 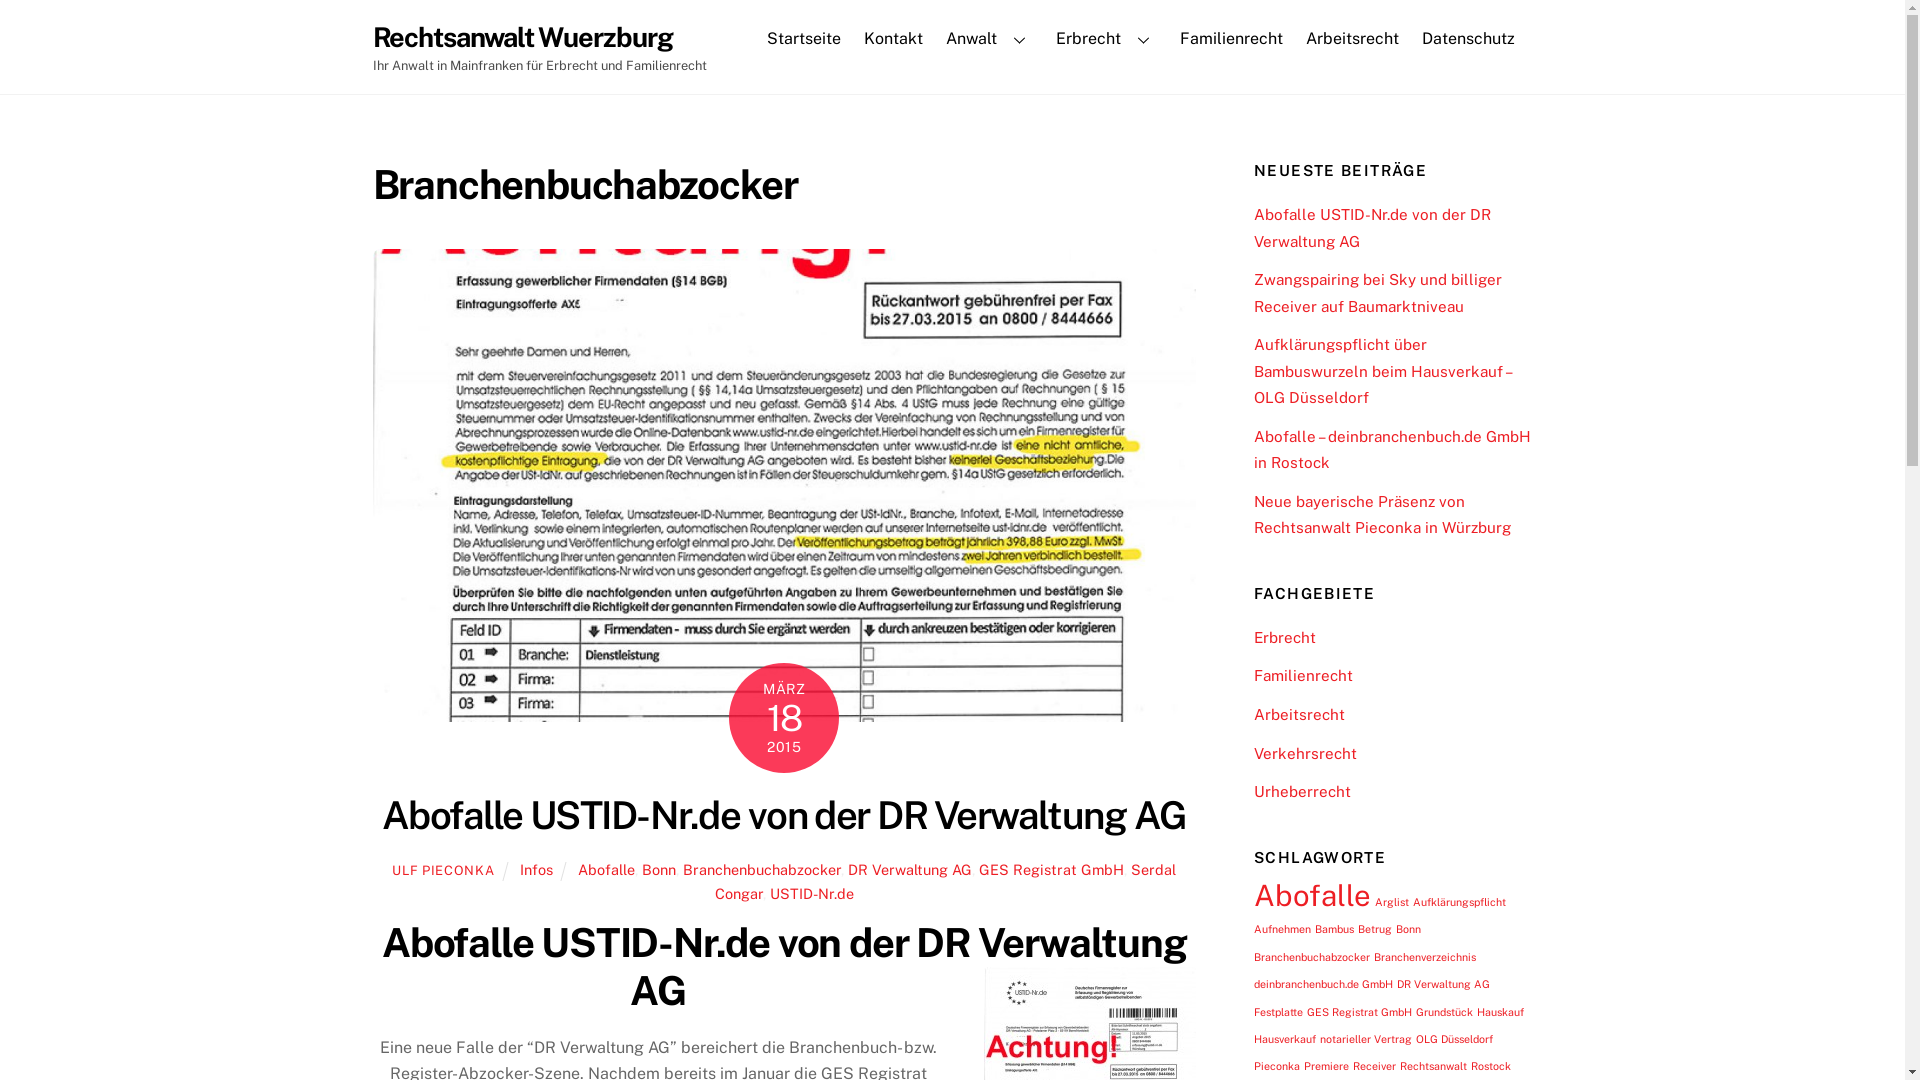 I want to click on 'Abofalle', so click(x=1312, y=894).